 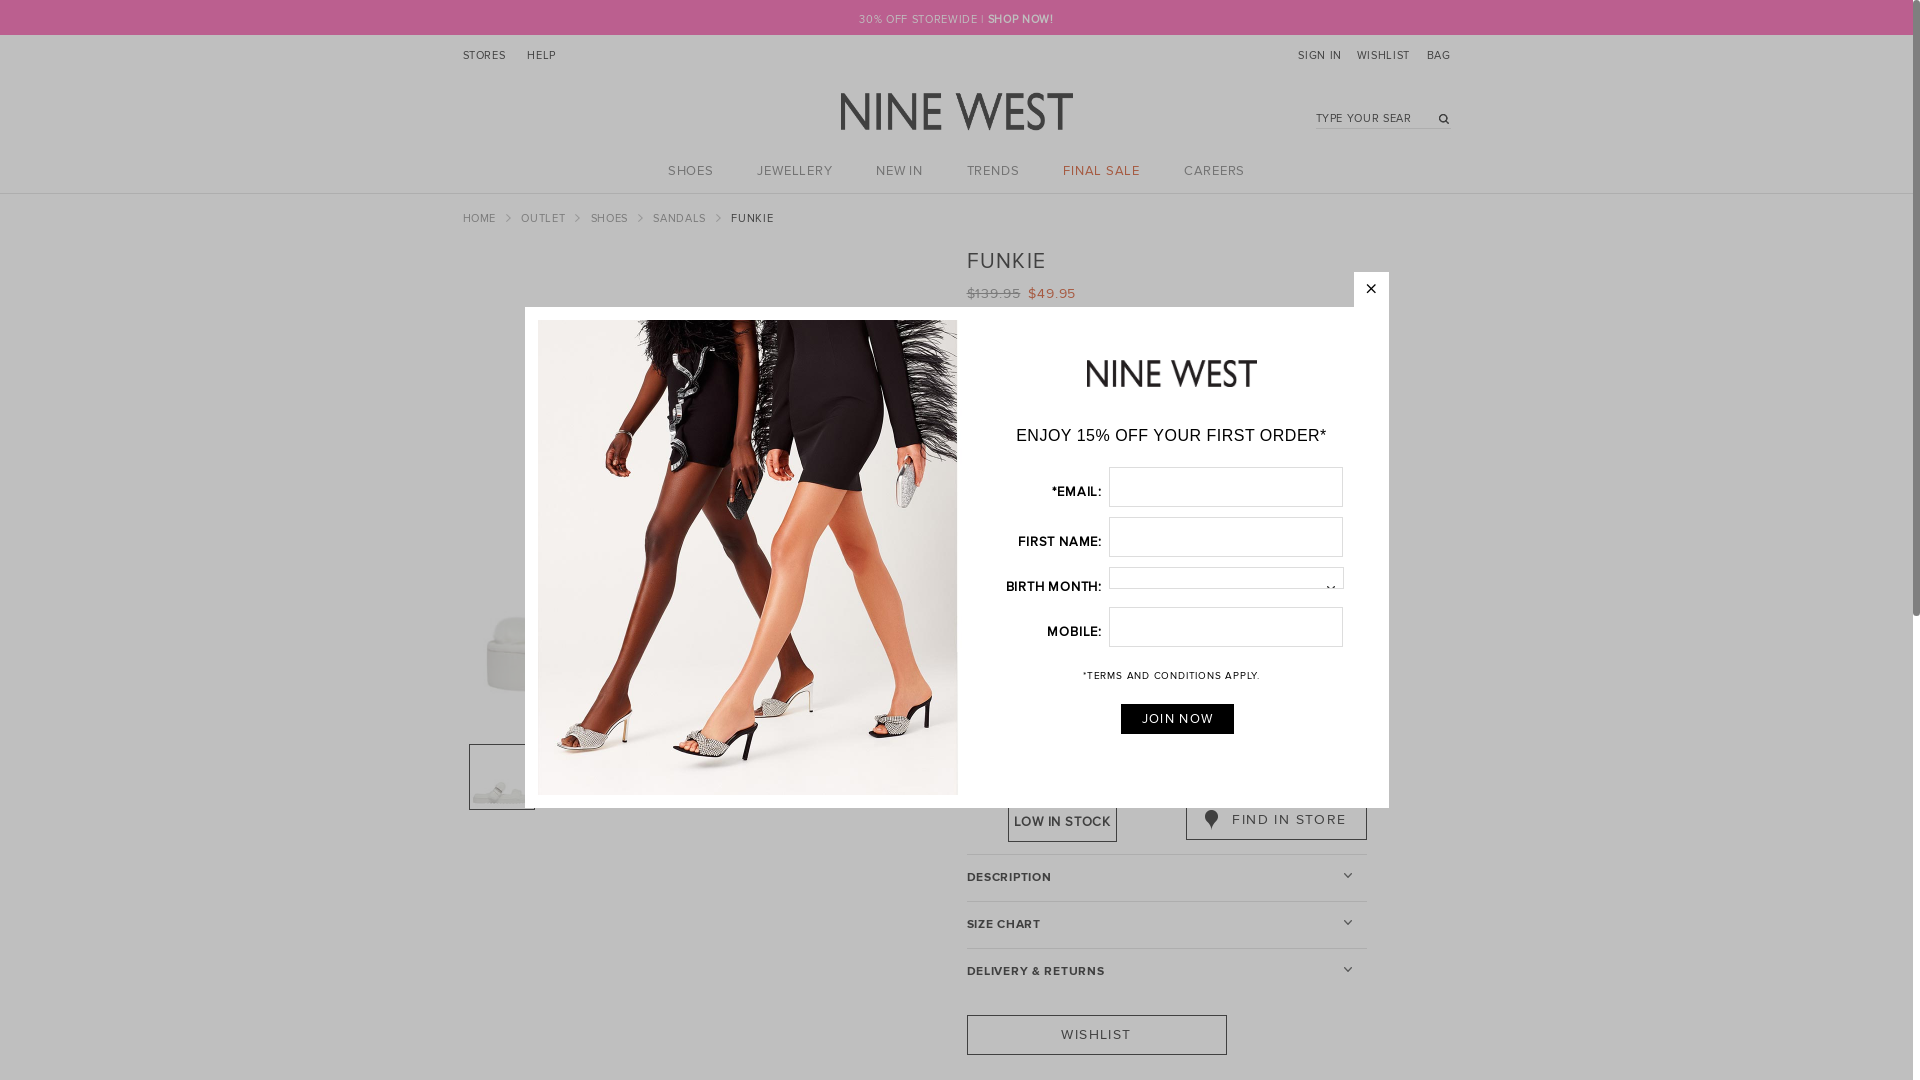 I want to click on 'TRENDS', so click(x=993, y=169).